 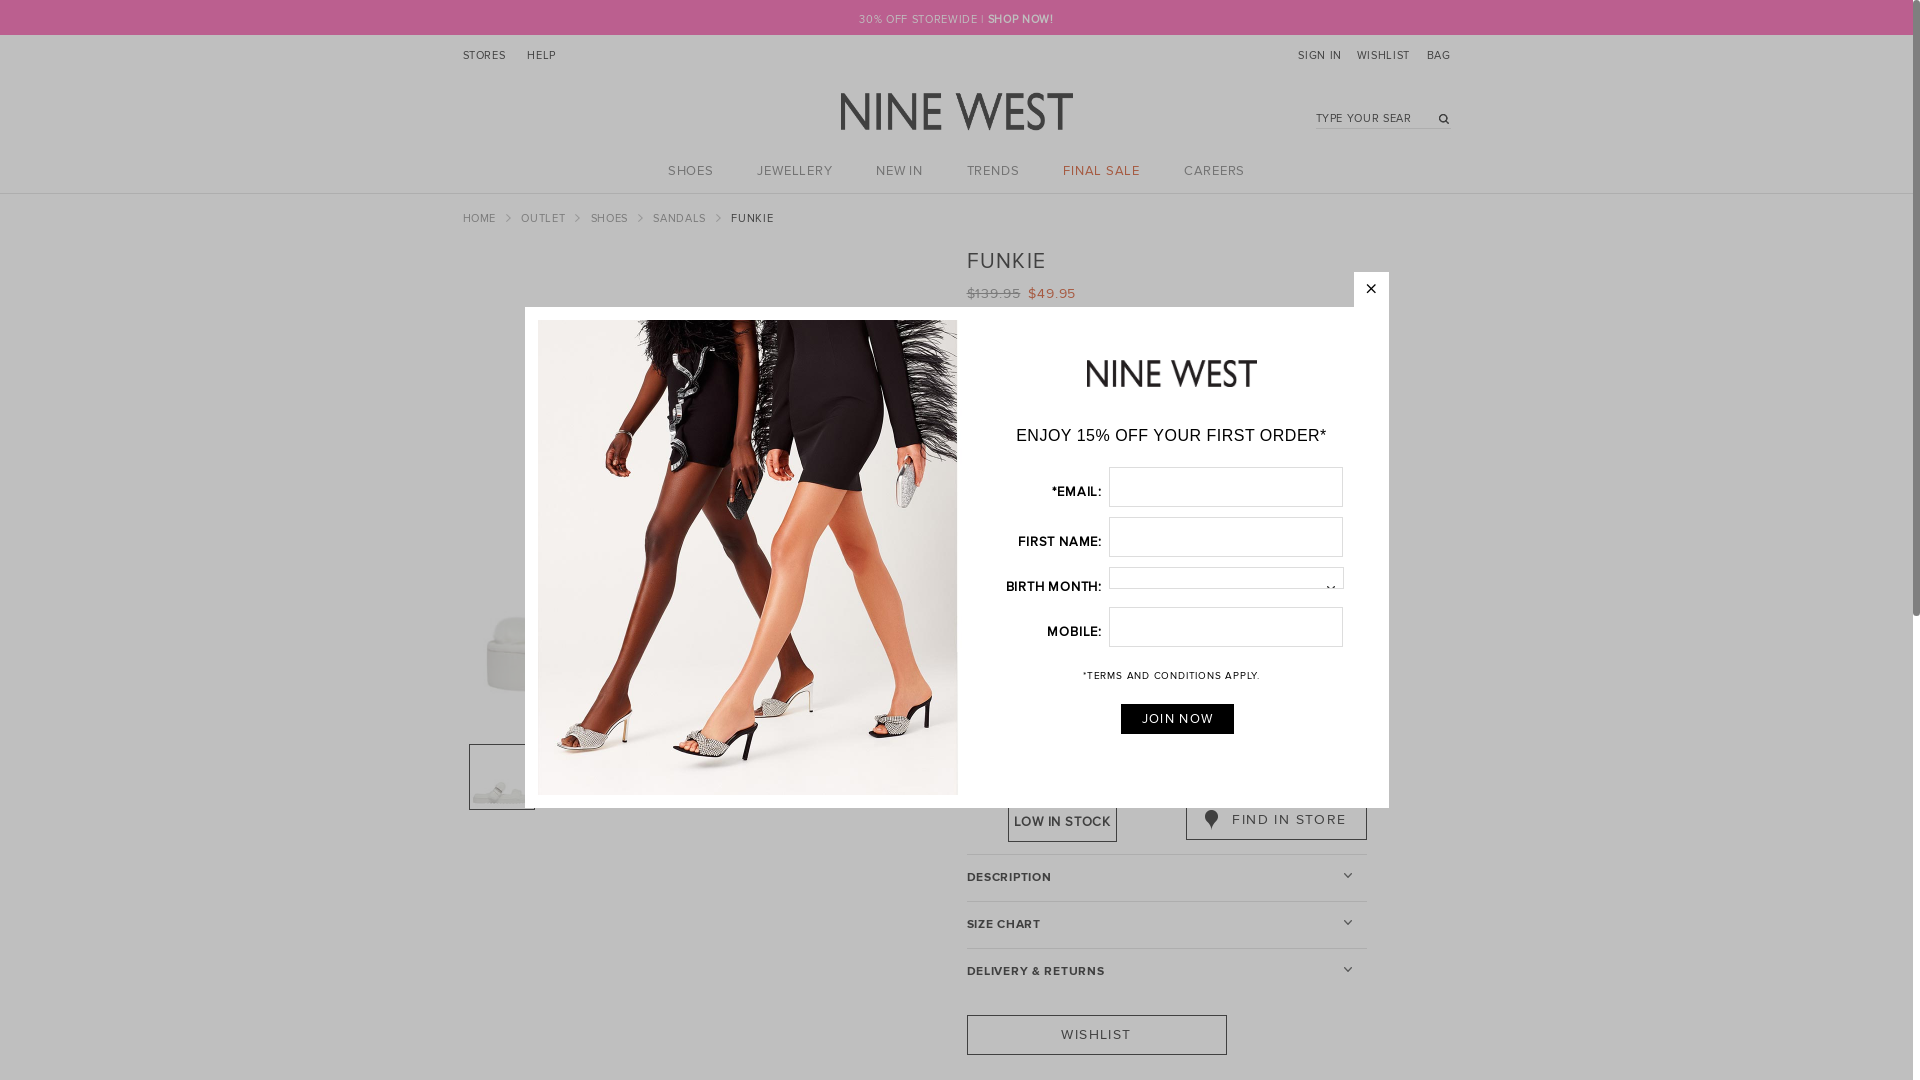 I want to click on 'TRENDS', so click(x=993, y=169).